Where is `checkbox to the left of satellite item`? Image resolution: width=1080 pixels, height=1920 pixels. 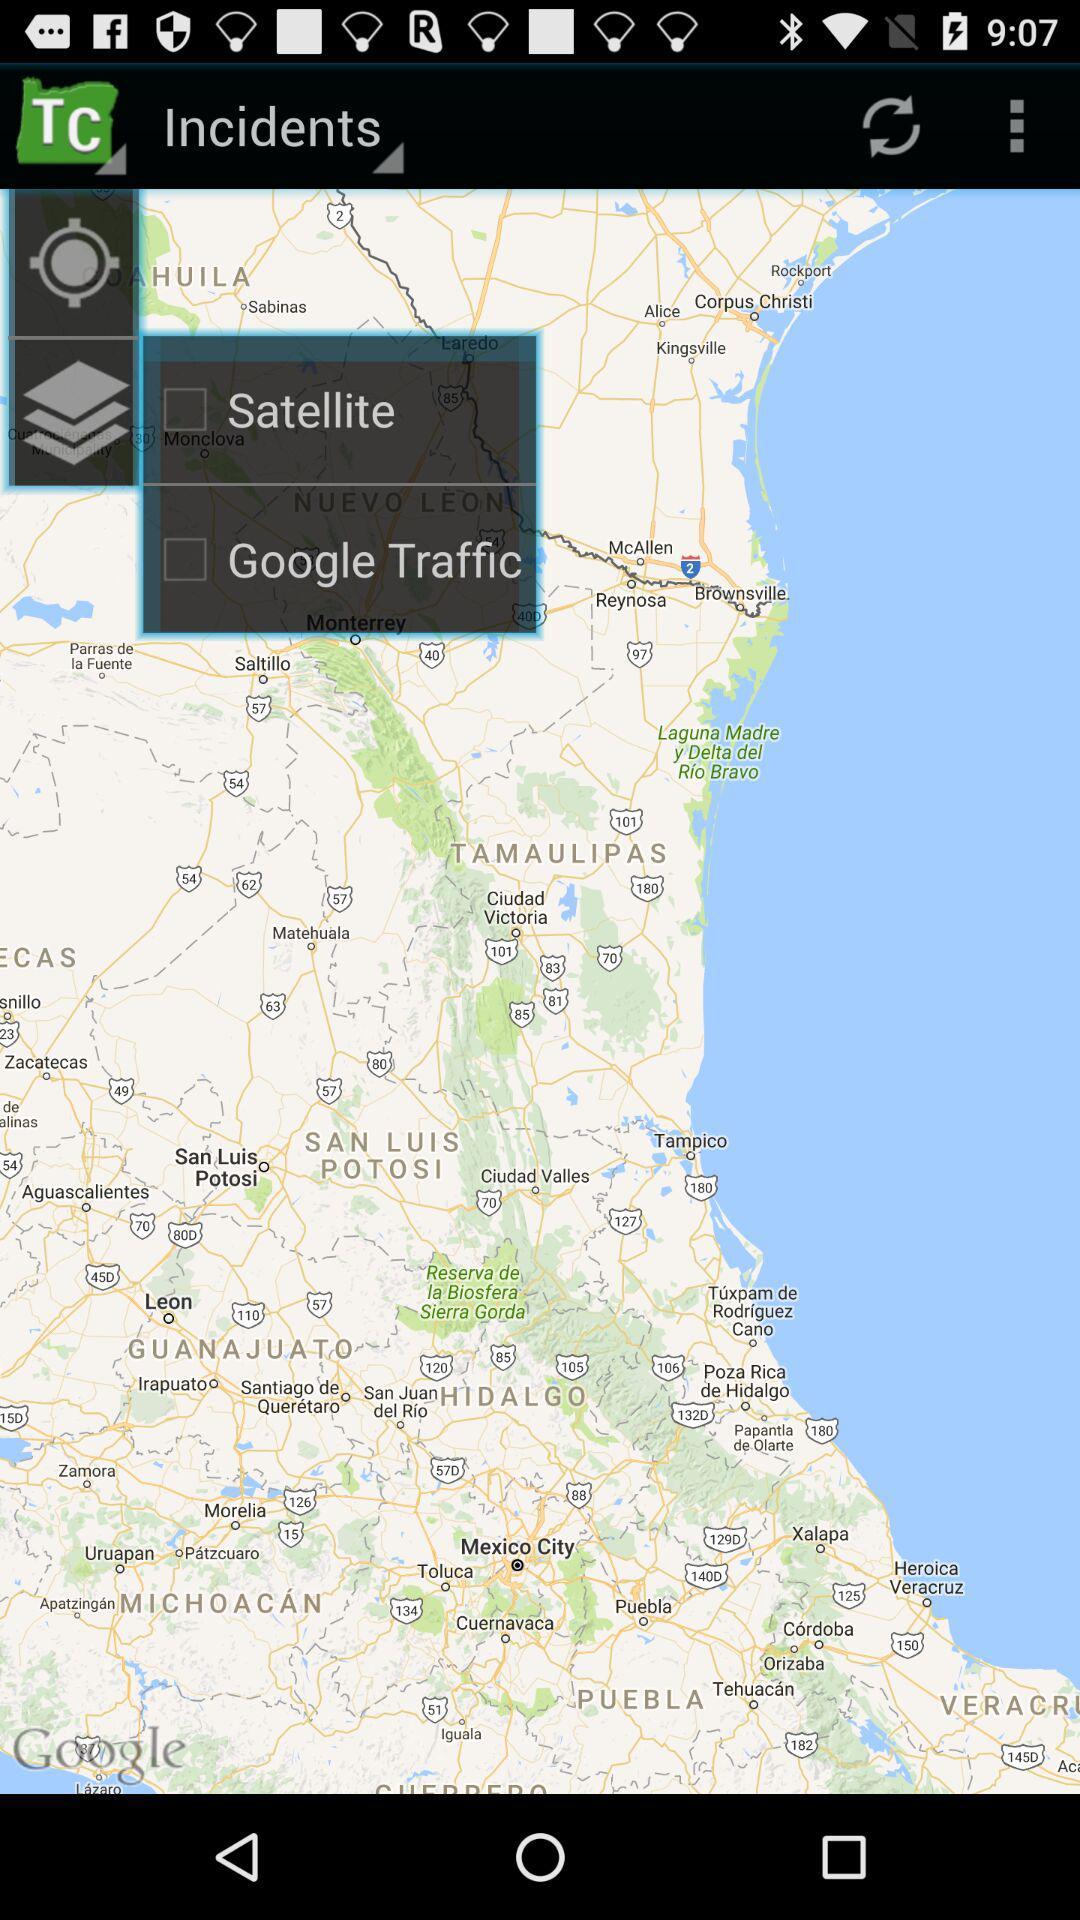
checkbox to the left of satellite item is located at coordinates (72, 261).